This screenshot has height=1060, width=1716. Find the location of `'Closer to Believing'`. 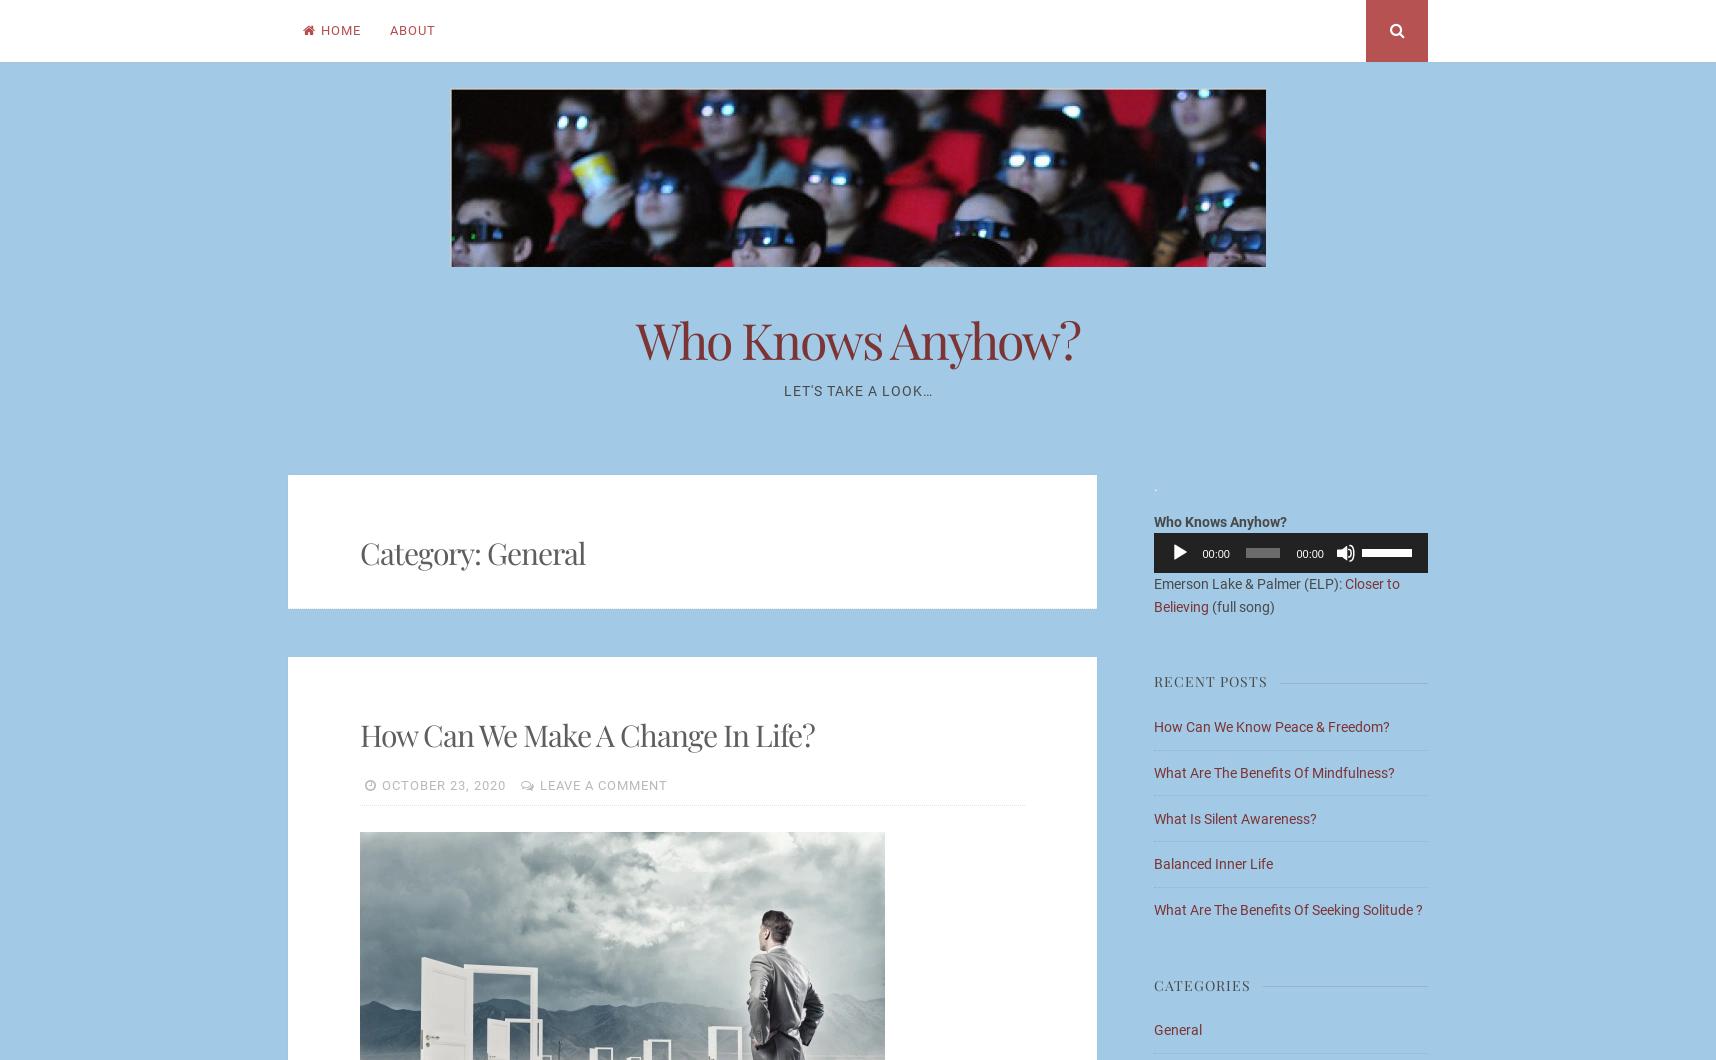

'Closer to Believing' is located at coordinates (1277, 594).